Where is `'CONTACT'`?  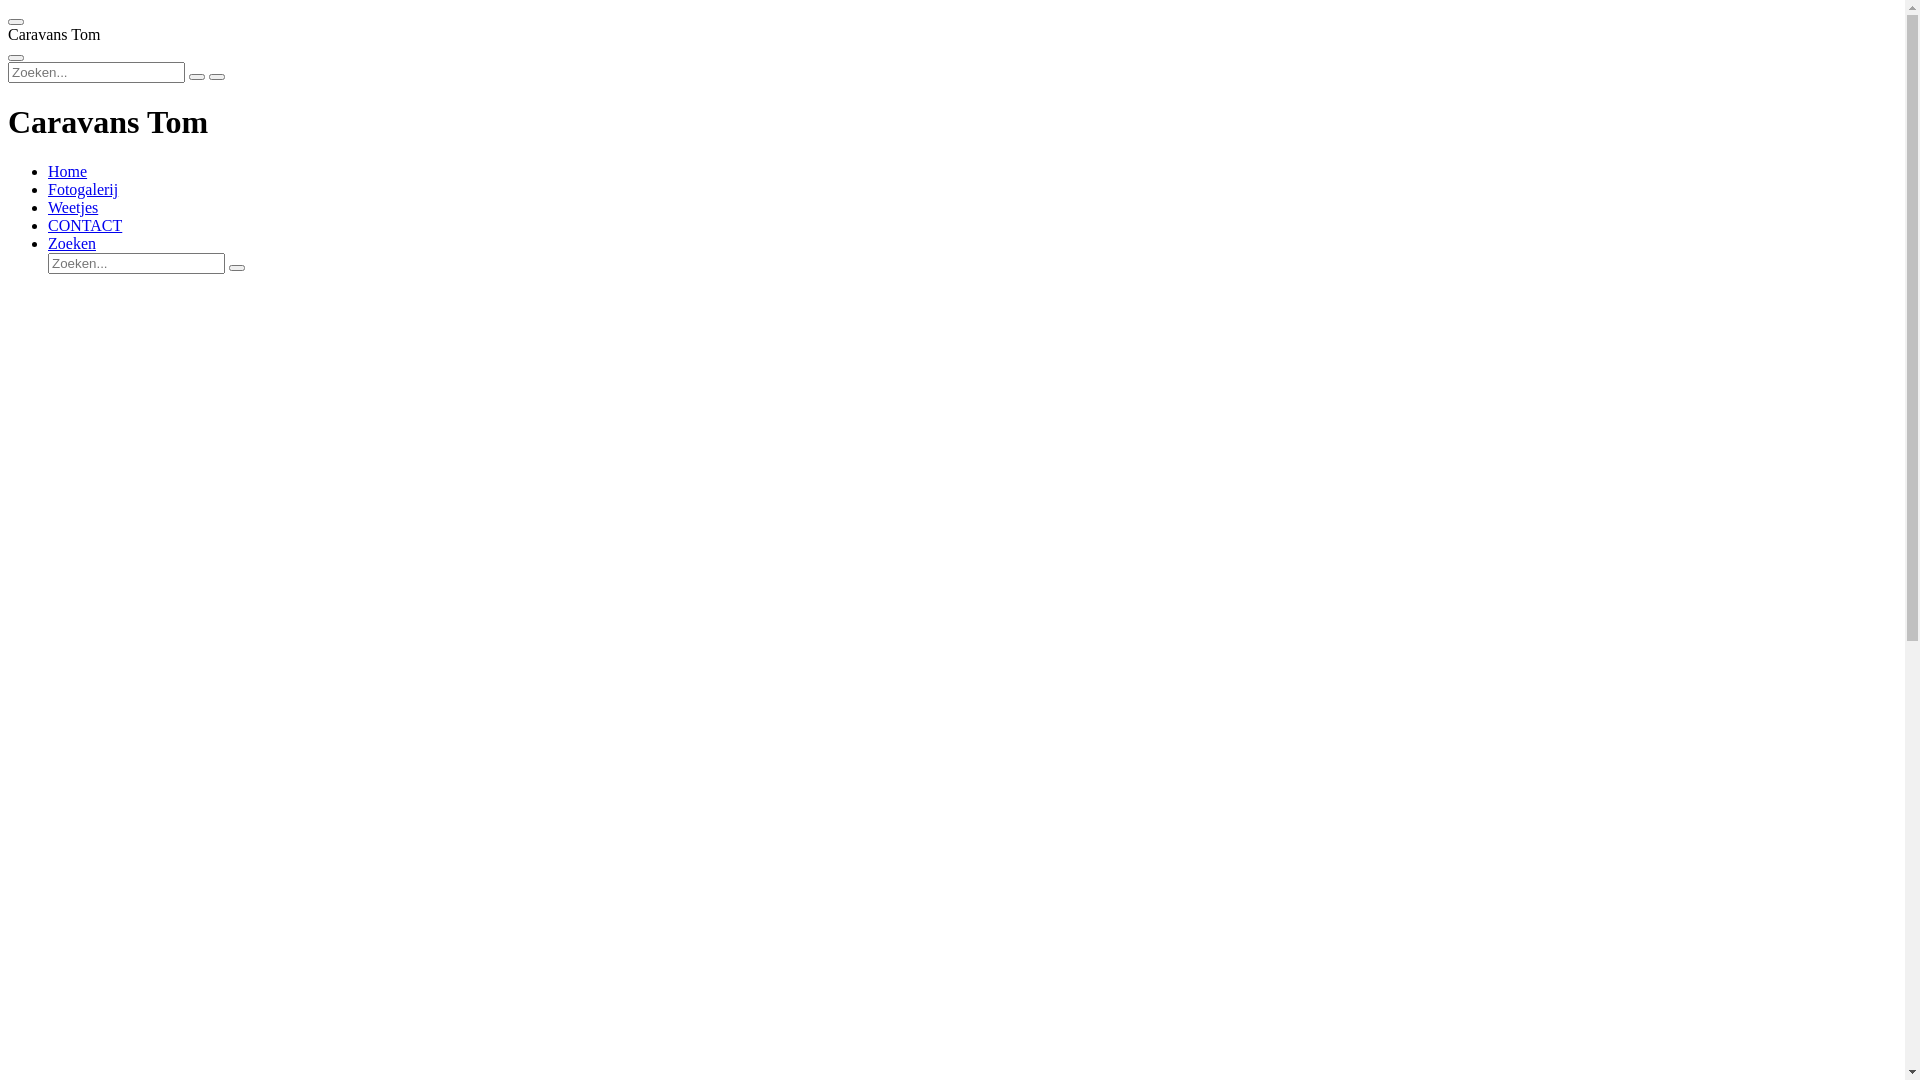 'CONTACT' is located at coordinates (84, 225).